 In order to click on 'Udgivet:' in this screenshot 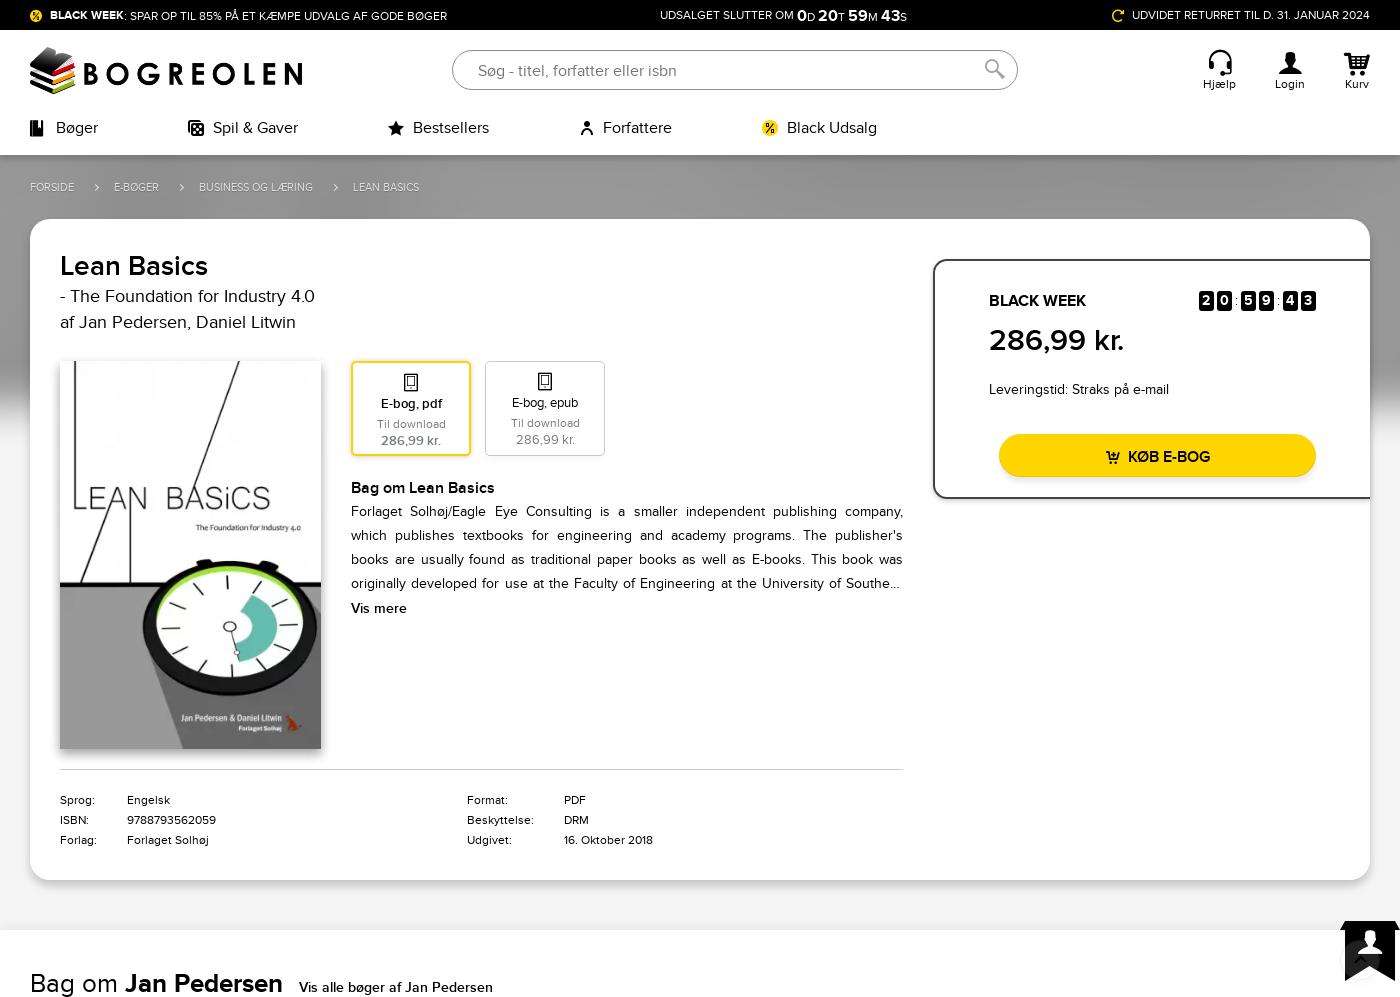, I will do `click(488, 839)`.